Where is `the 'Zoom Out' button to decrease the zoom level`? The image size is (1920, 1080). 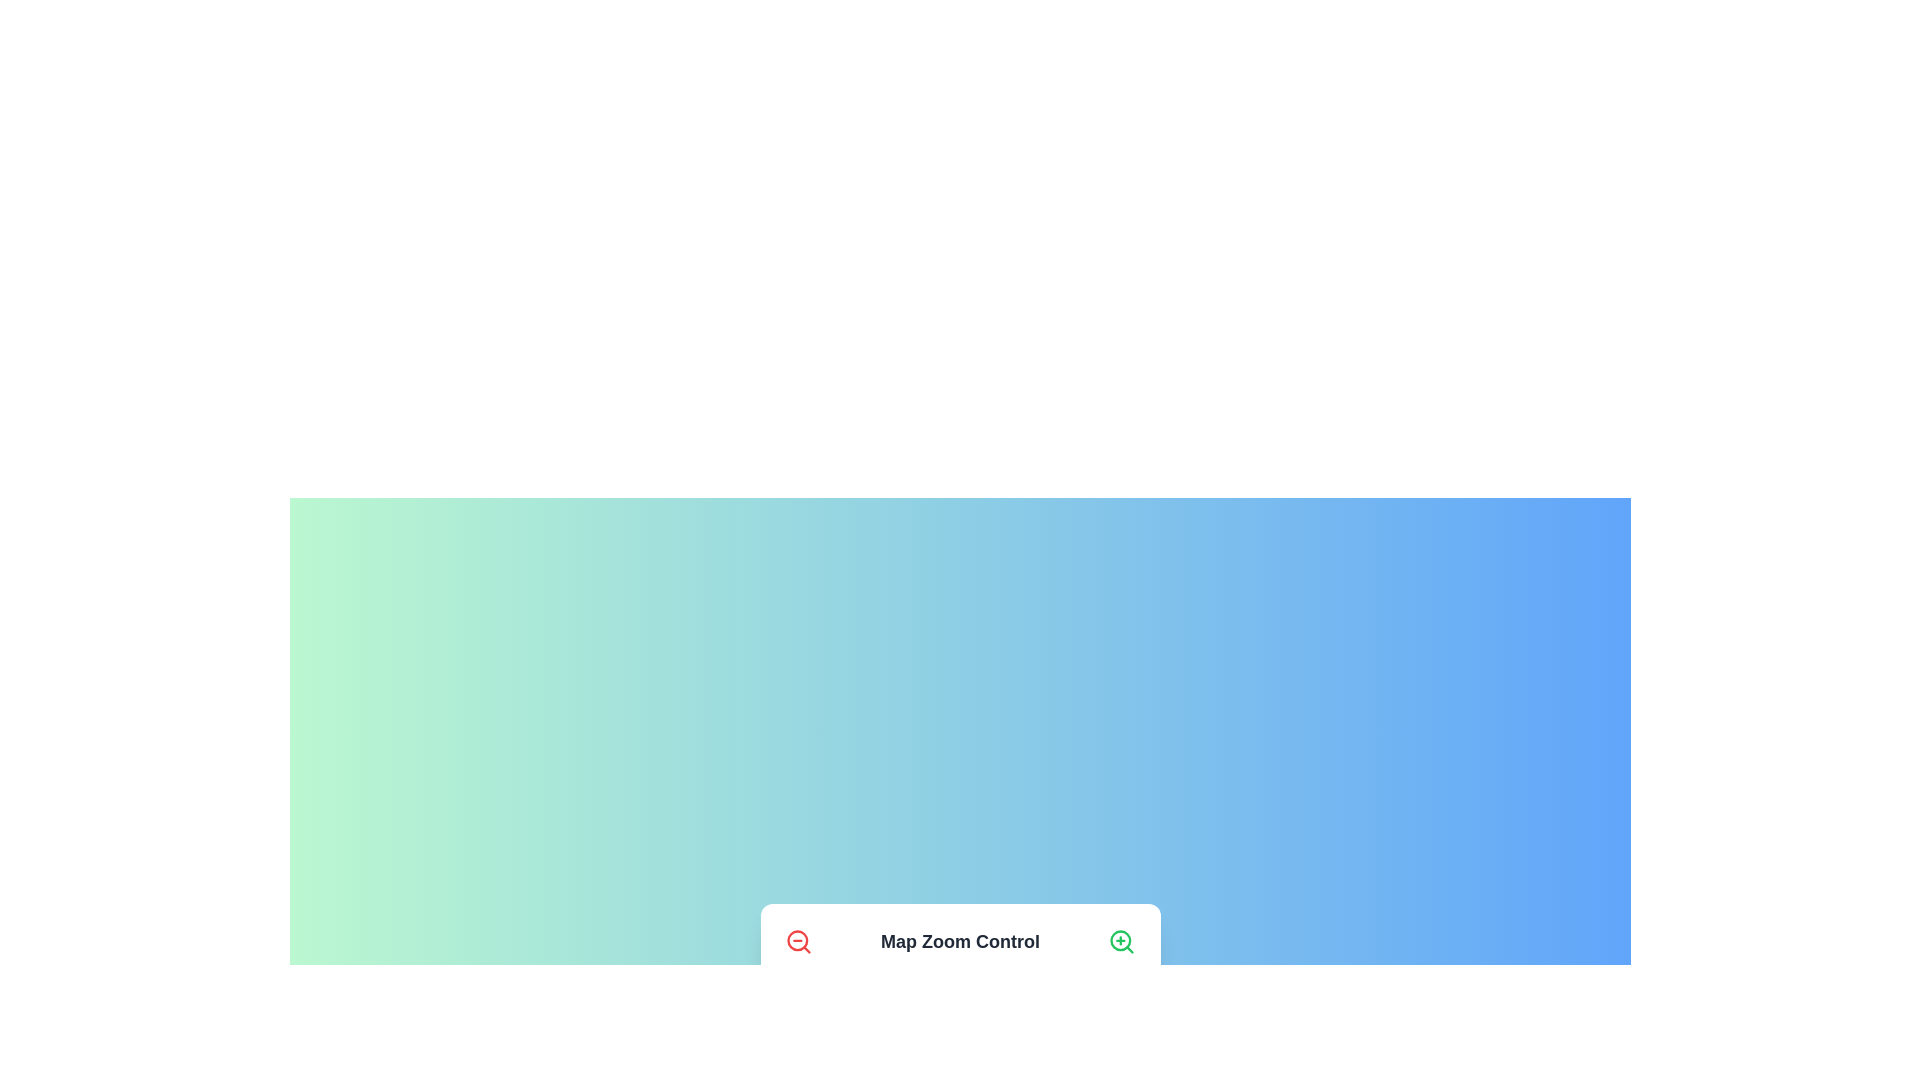
the 'Zoom Out' button to decrease the zoom level is located at coordinates (797, 941).